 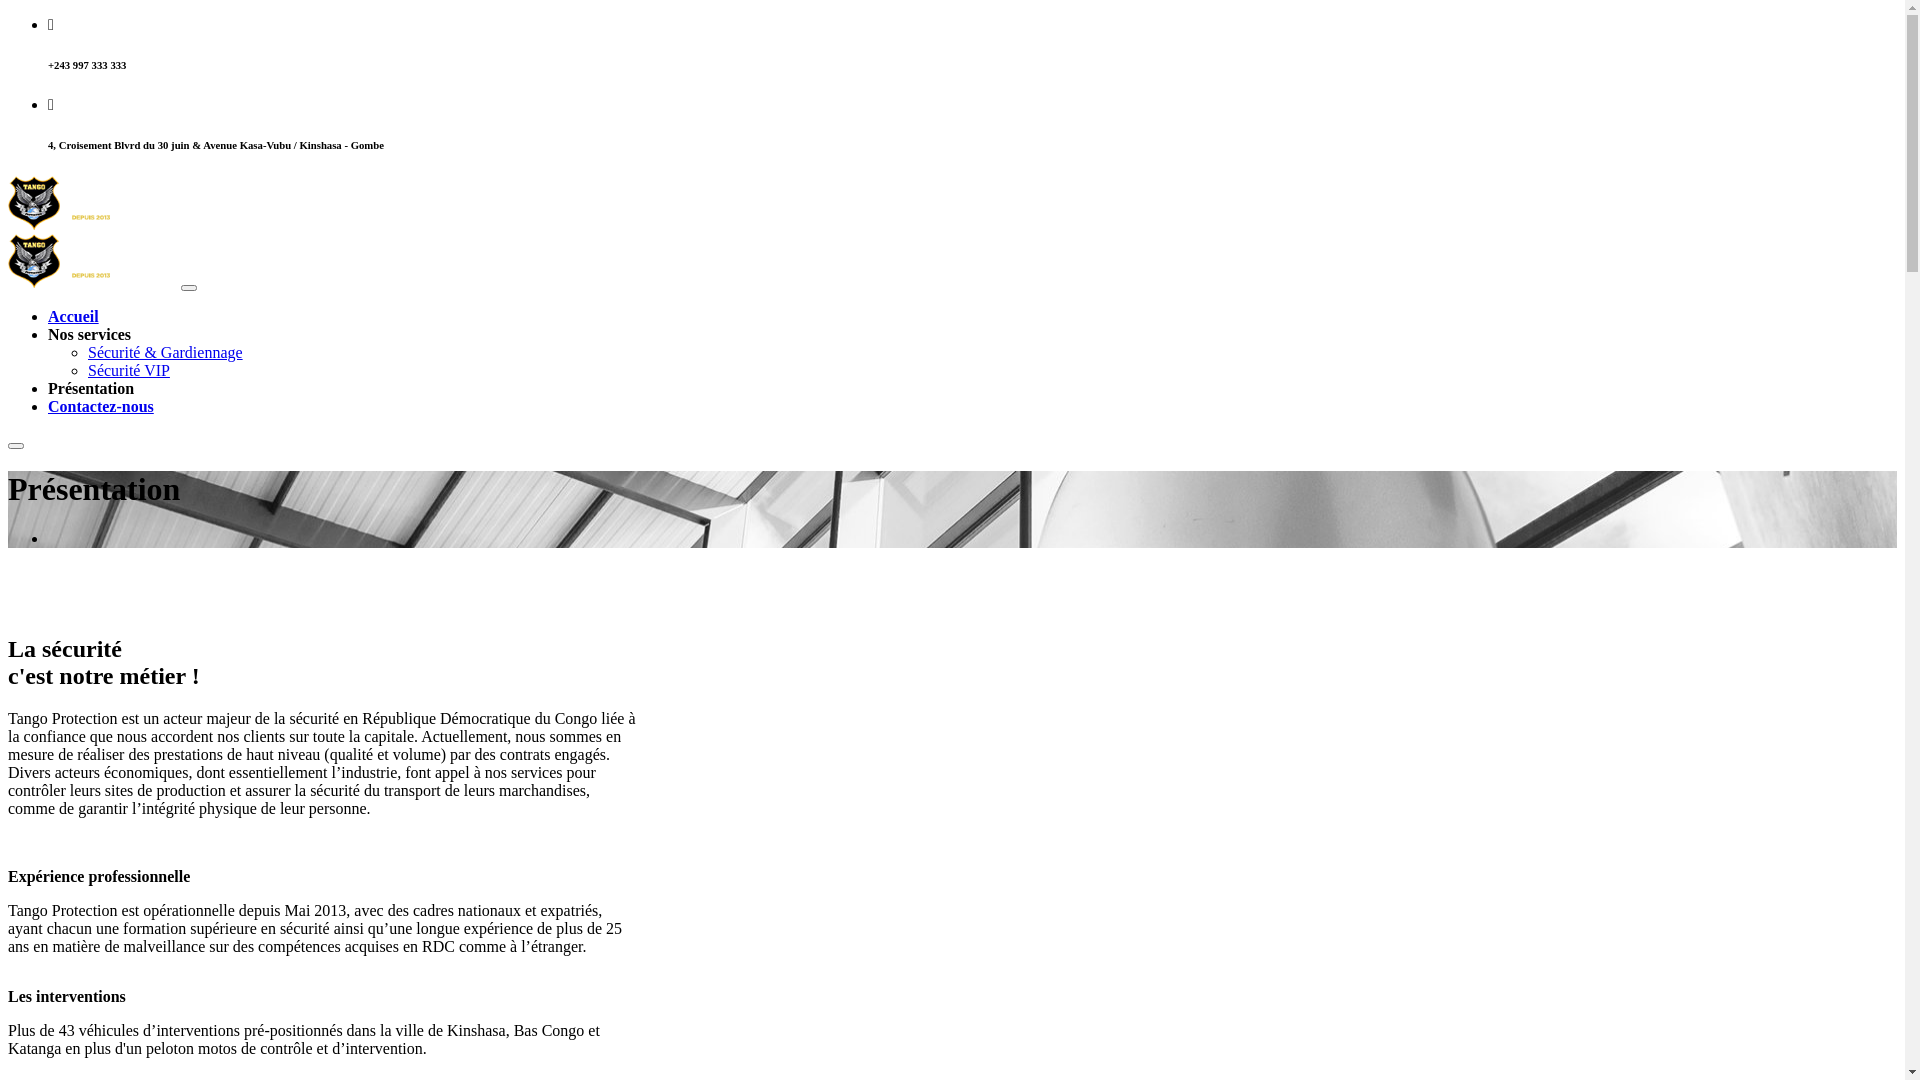 I want to click on 'Accueil', so click(x=73, y=315).